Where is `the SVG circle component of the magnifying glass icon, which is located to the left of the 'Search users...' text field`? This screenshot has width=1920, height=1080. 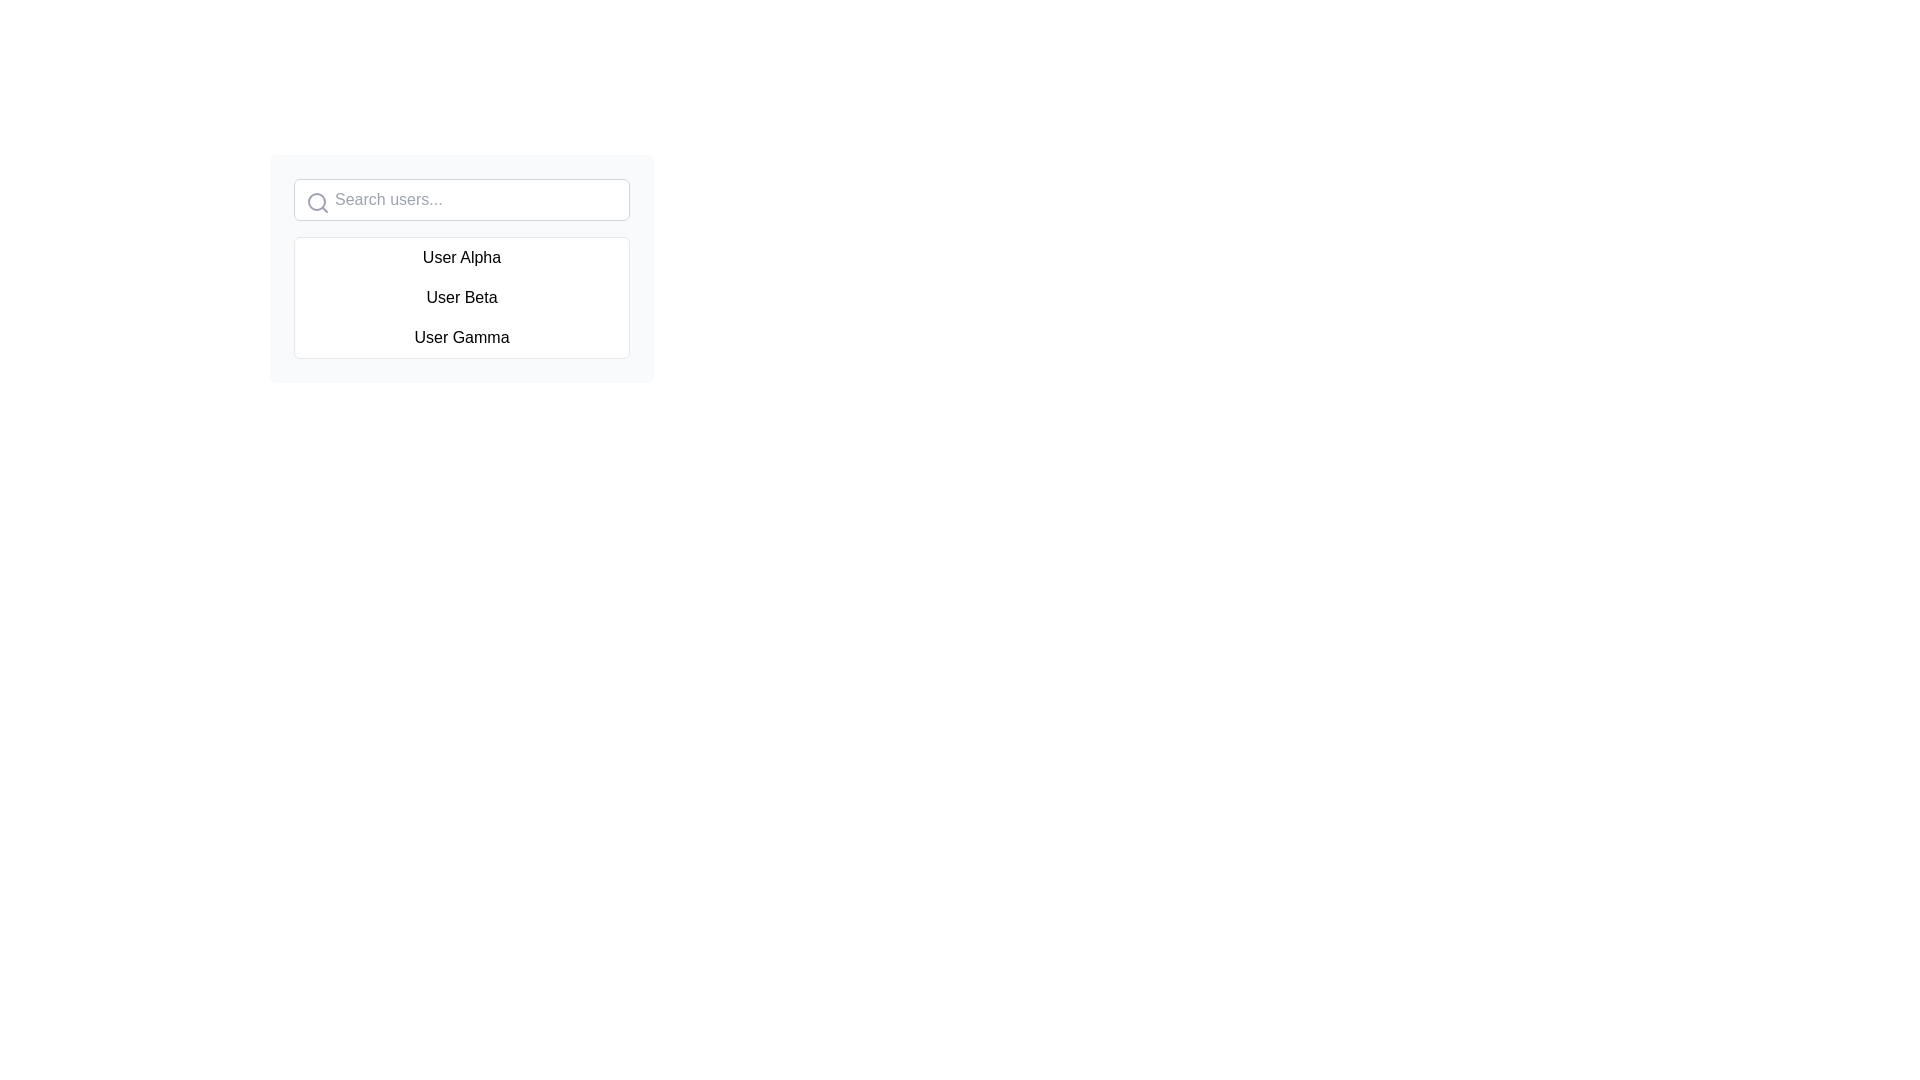 the SVG circle component of the magnifying glass icon, which is located to the left of the 'Search users...' text field is located at coordinates (315, 201).